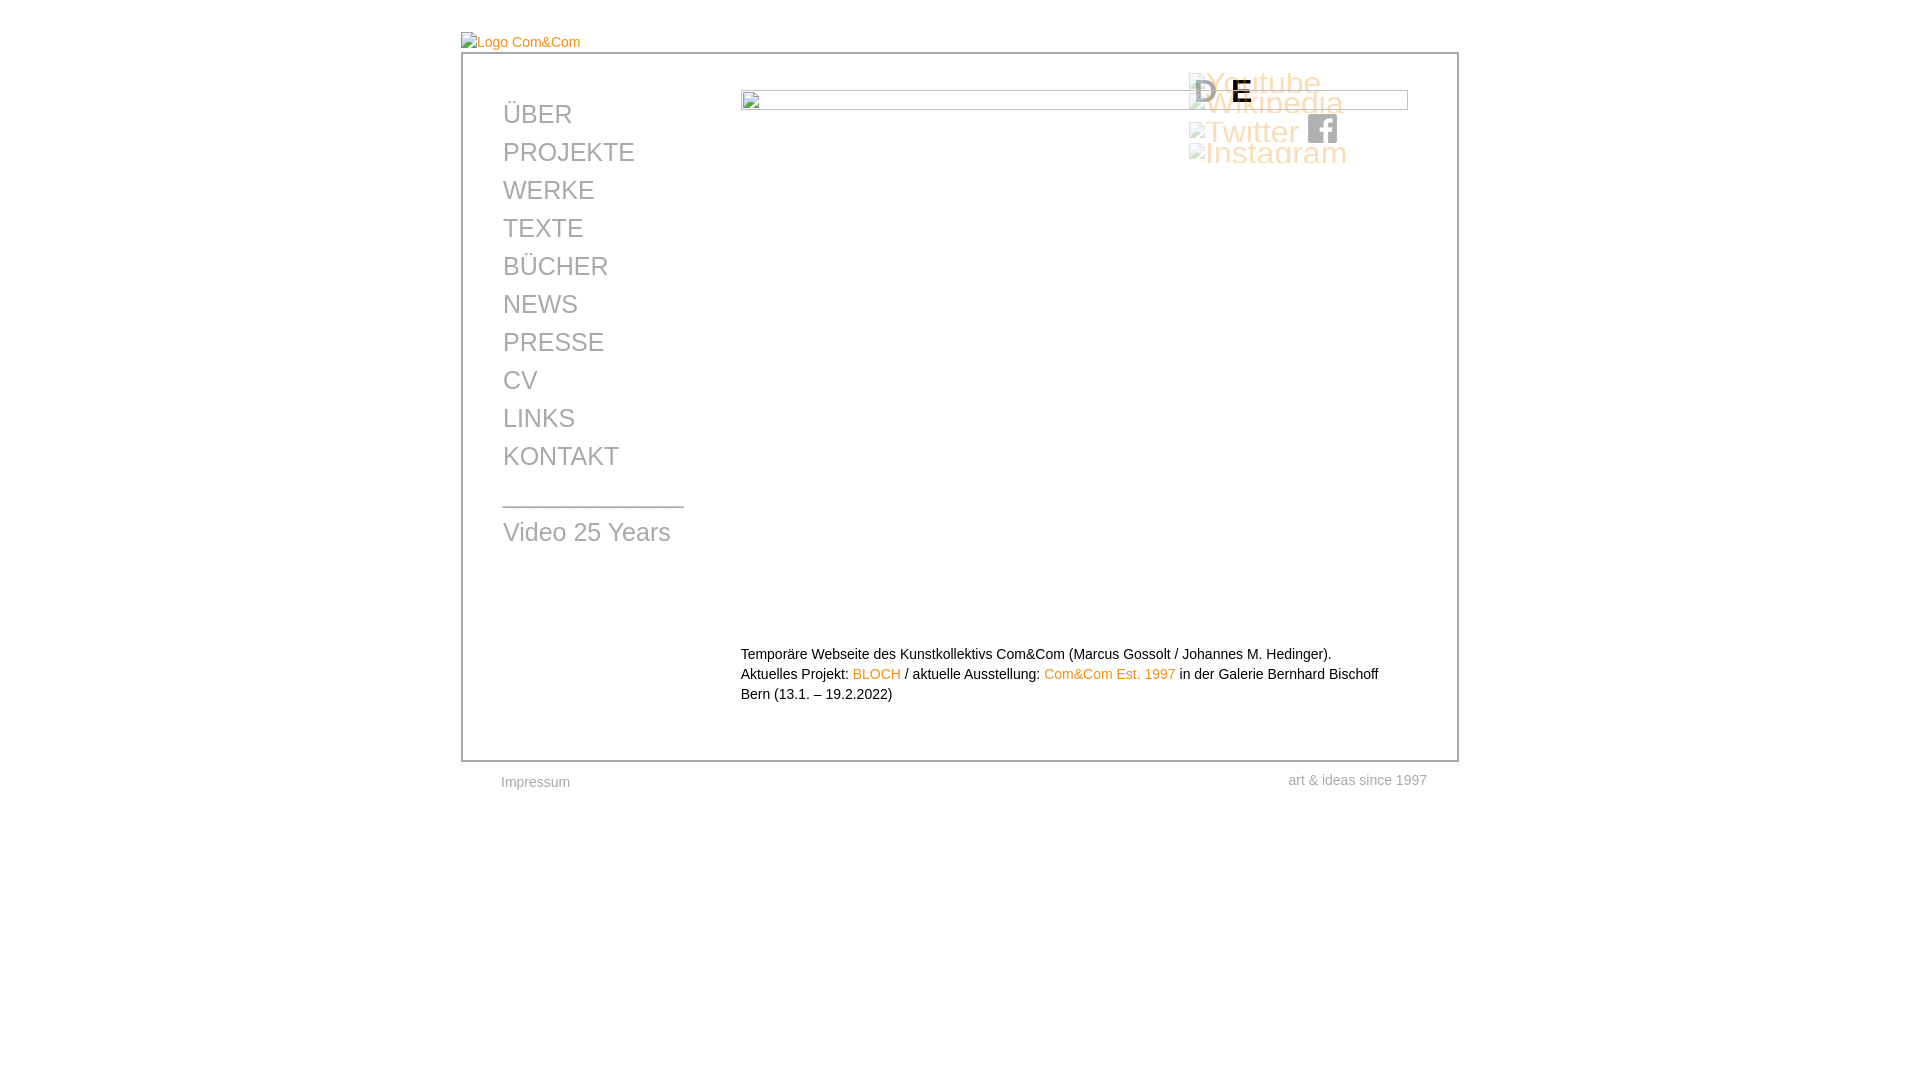 The height and width of the screenshot is (1080, 1920). What do you see at coordinates (1240, 91) in the screenshot?
I see `'E'` at bounding box center [1240, 91].